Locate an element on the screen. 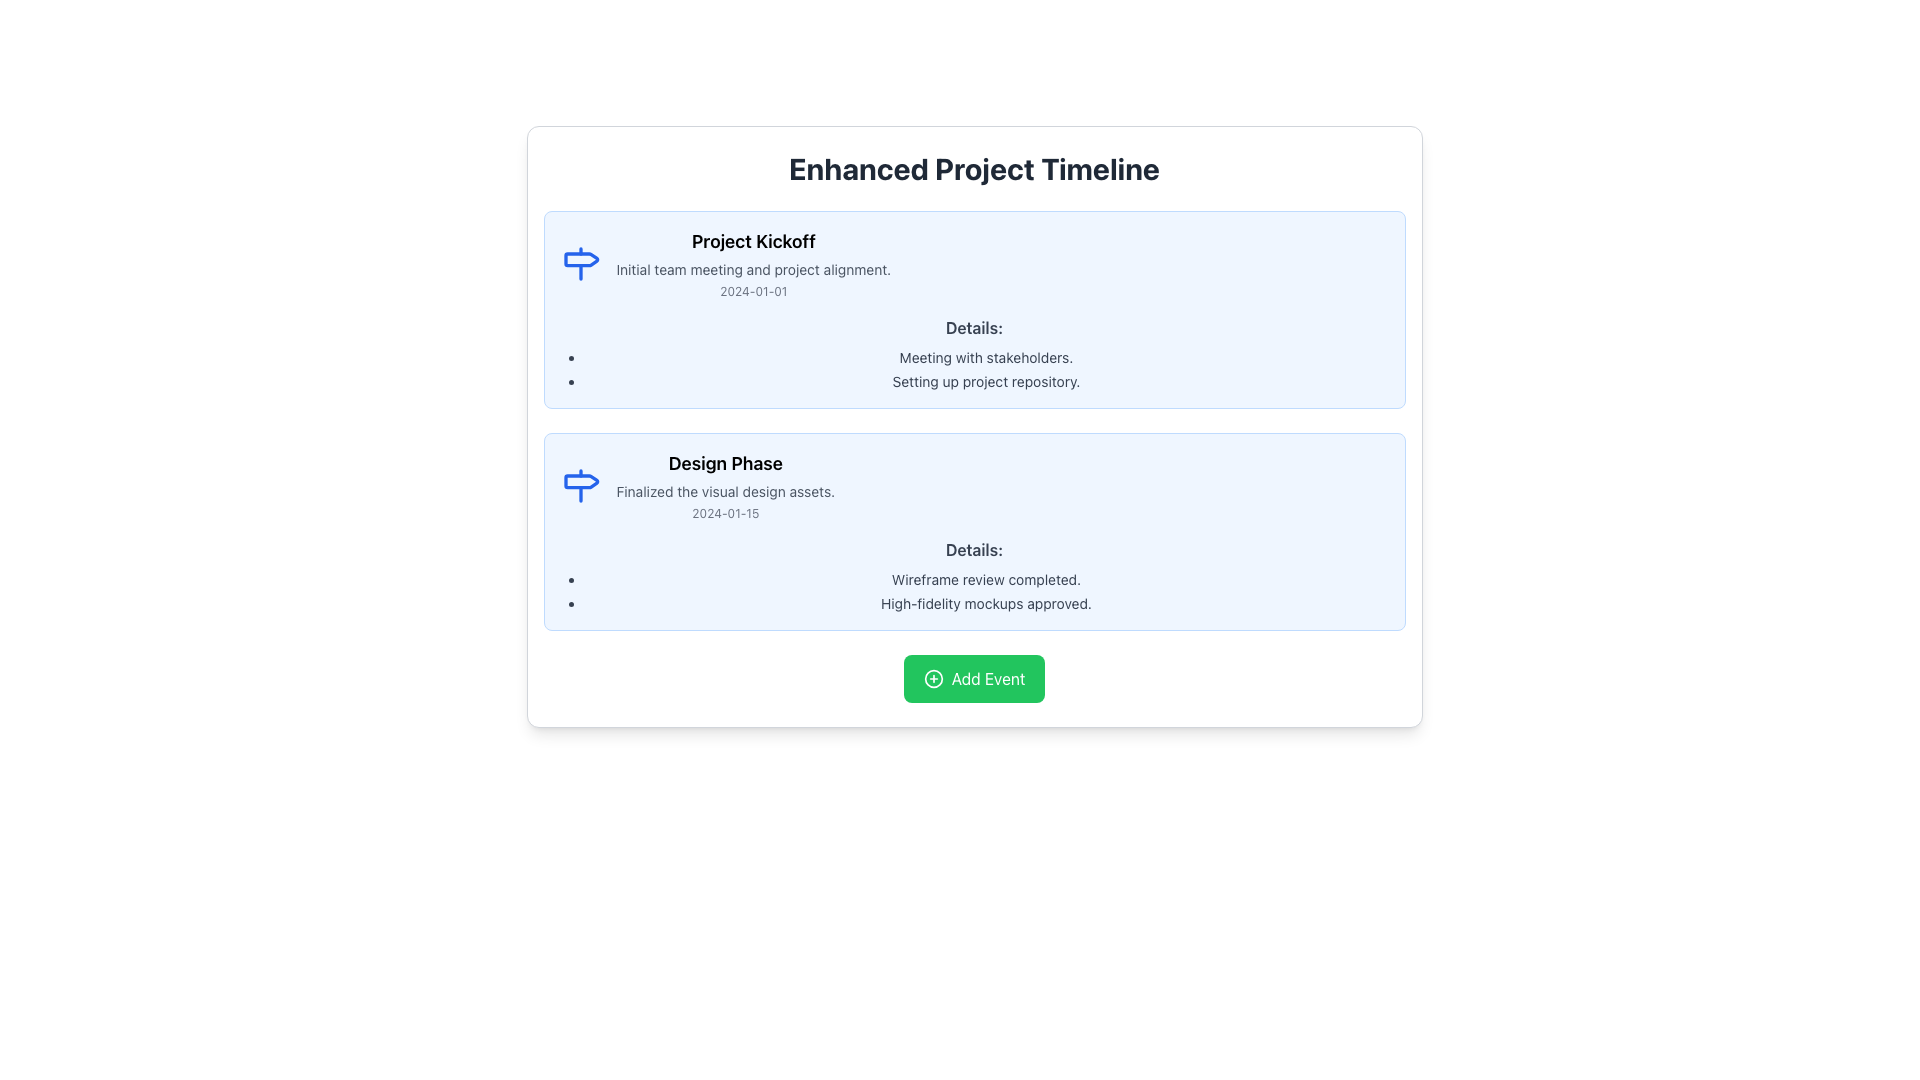 This screenshot has height=1080, width=1920. the blue directional signpost icon with opposing arrows, located next to the 'Project Kickoff' heading in the project timeline interface is located at coordinates (579, 262).